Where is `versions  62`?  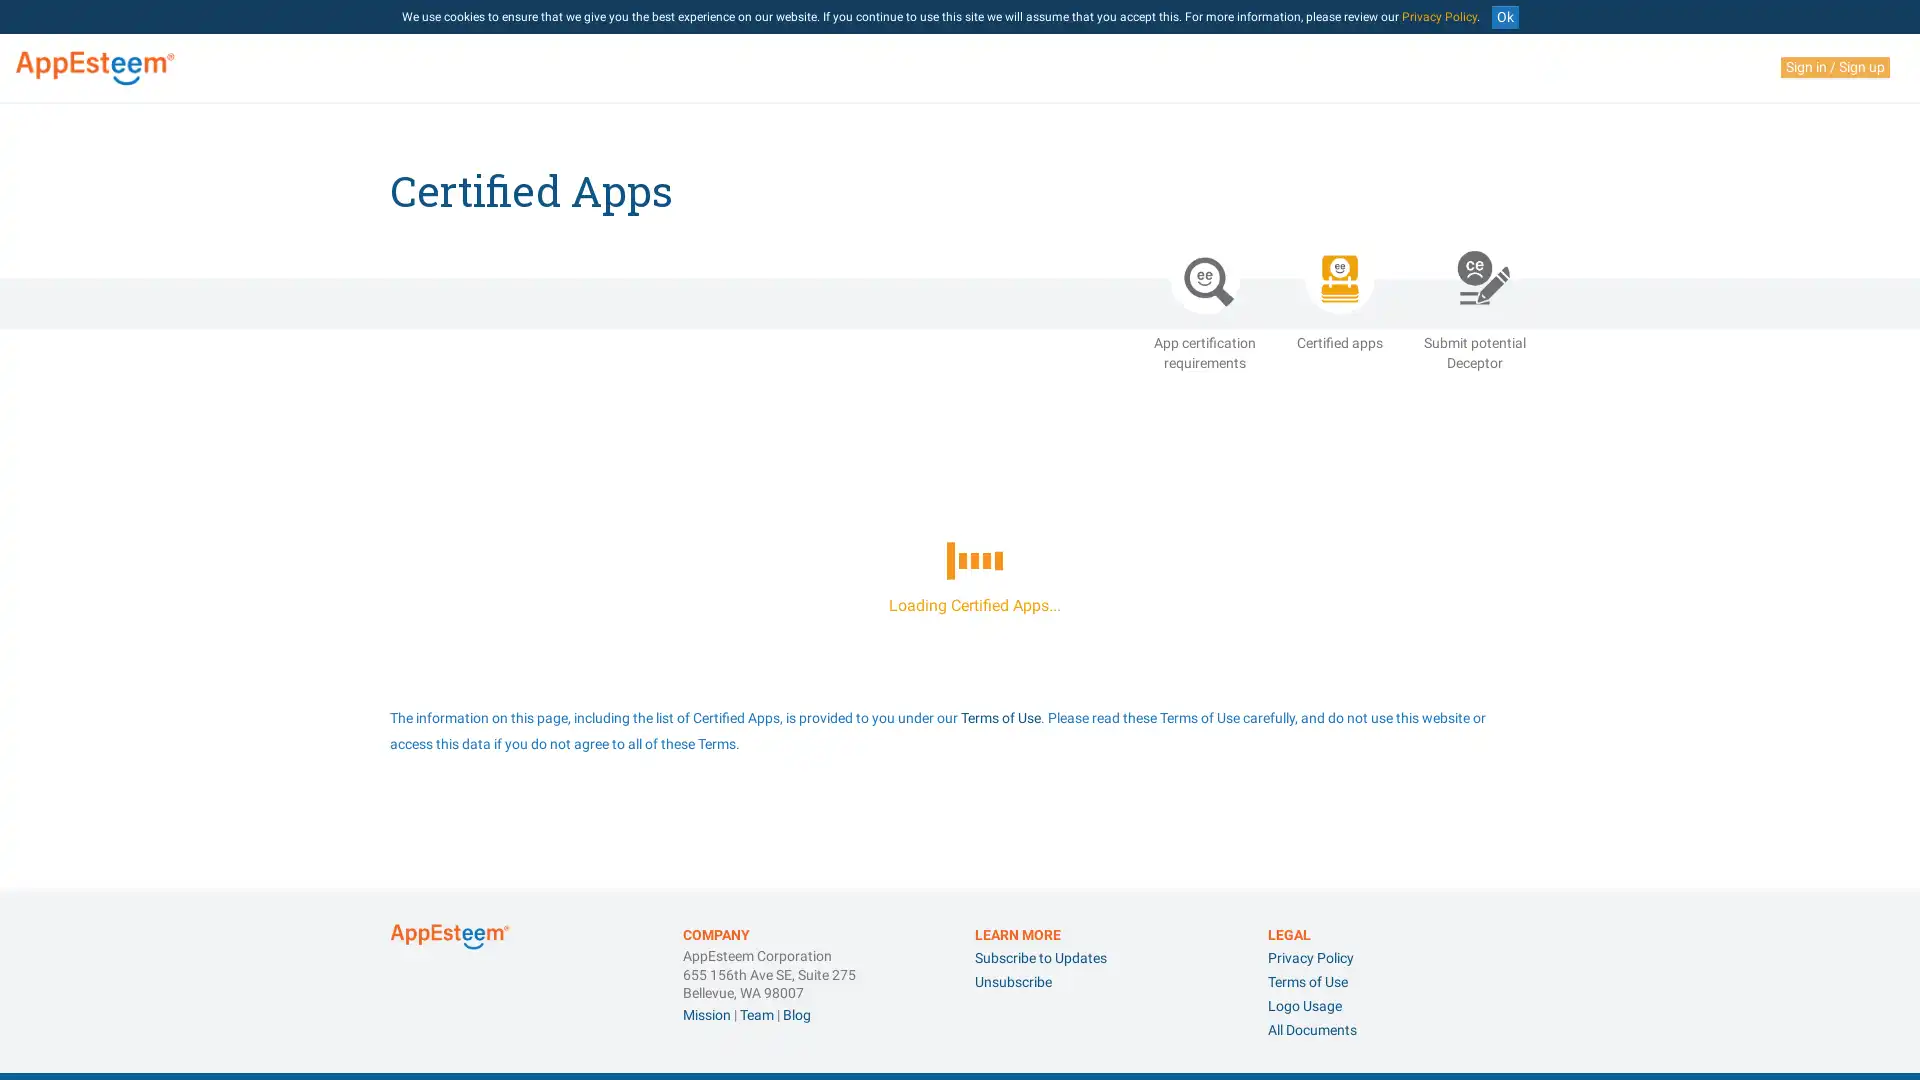 versions  62 is located at coordinates (1019, 866).